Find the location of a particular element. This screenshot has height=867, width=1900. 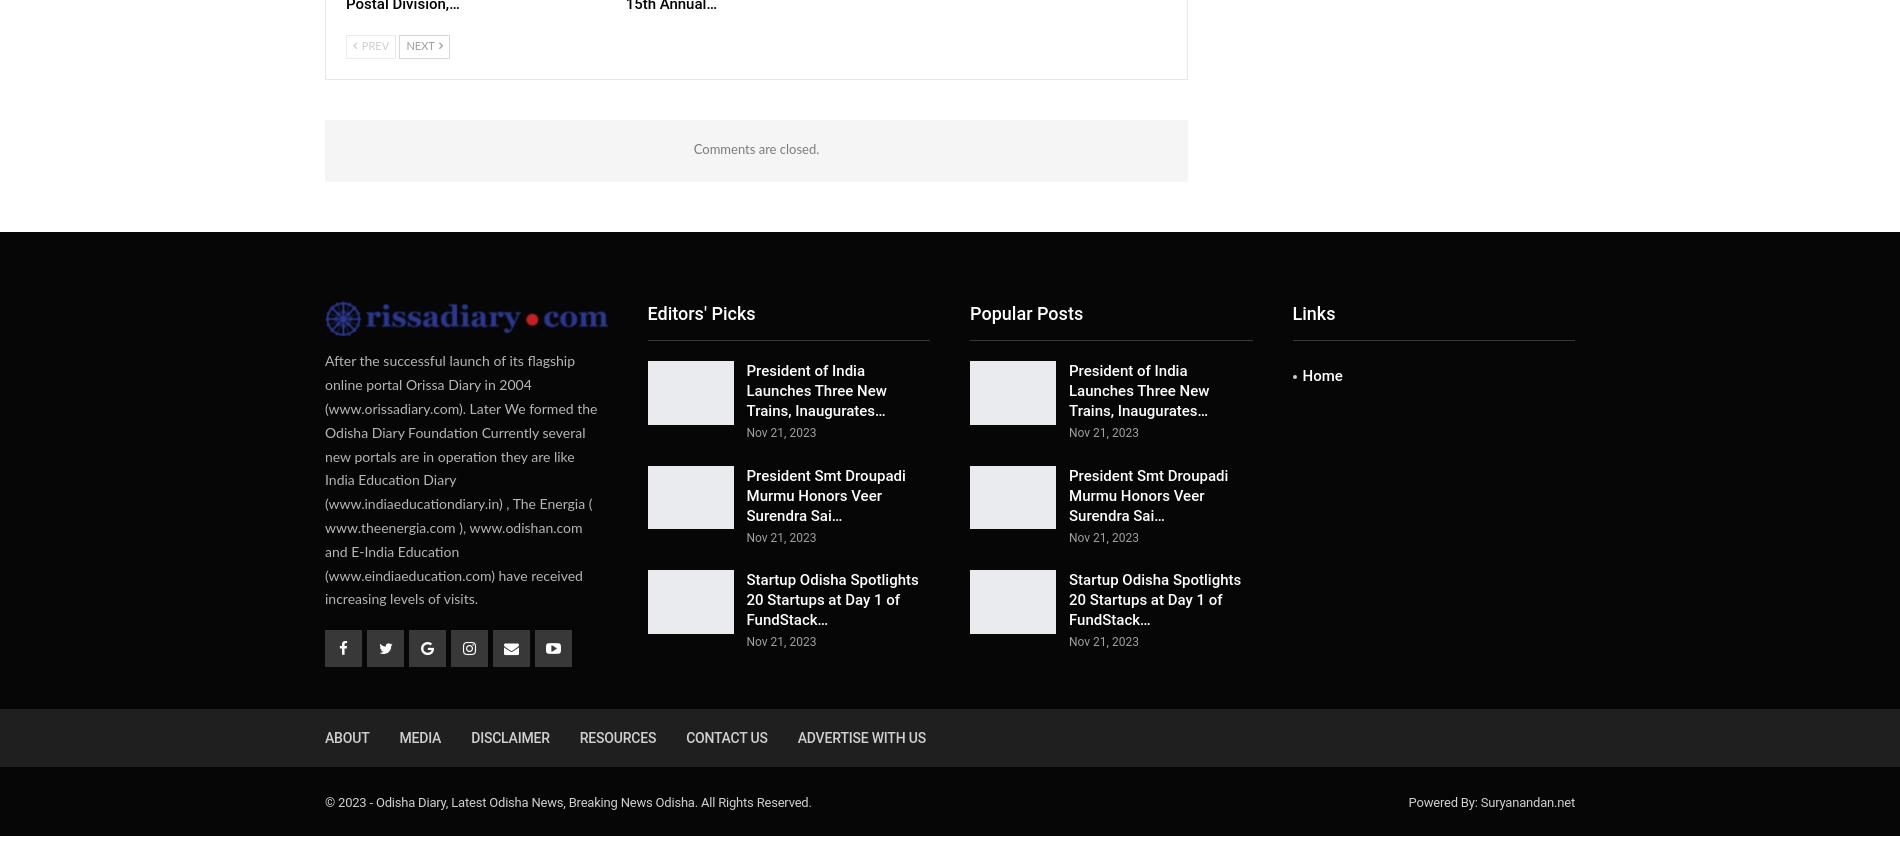

'Suryanandan.net' is located at coordinates (1527, 801).